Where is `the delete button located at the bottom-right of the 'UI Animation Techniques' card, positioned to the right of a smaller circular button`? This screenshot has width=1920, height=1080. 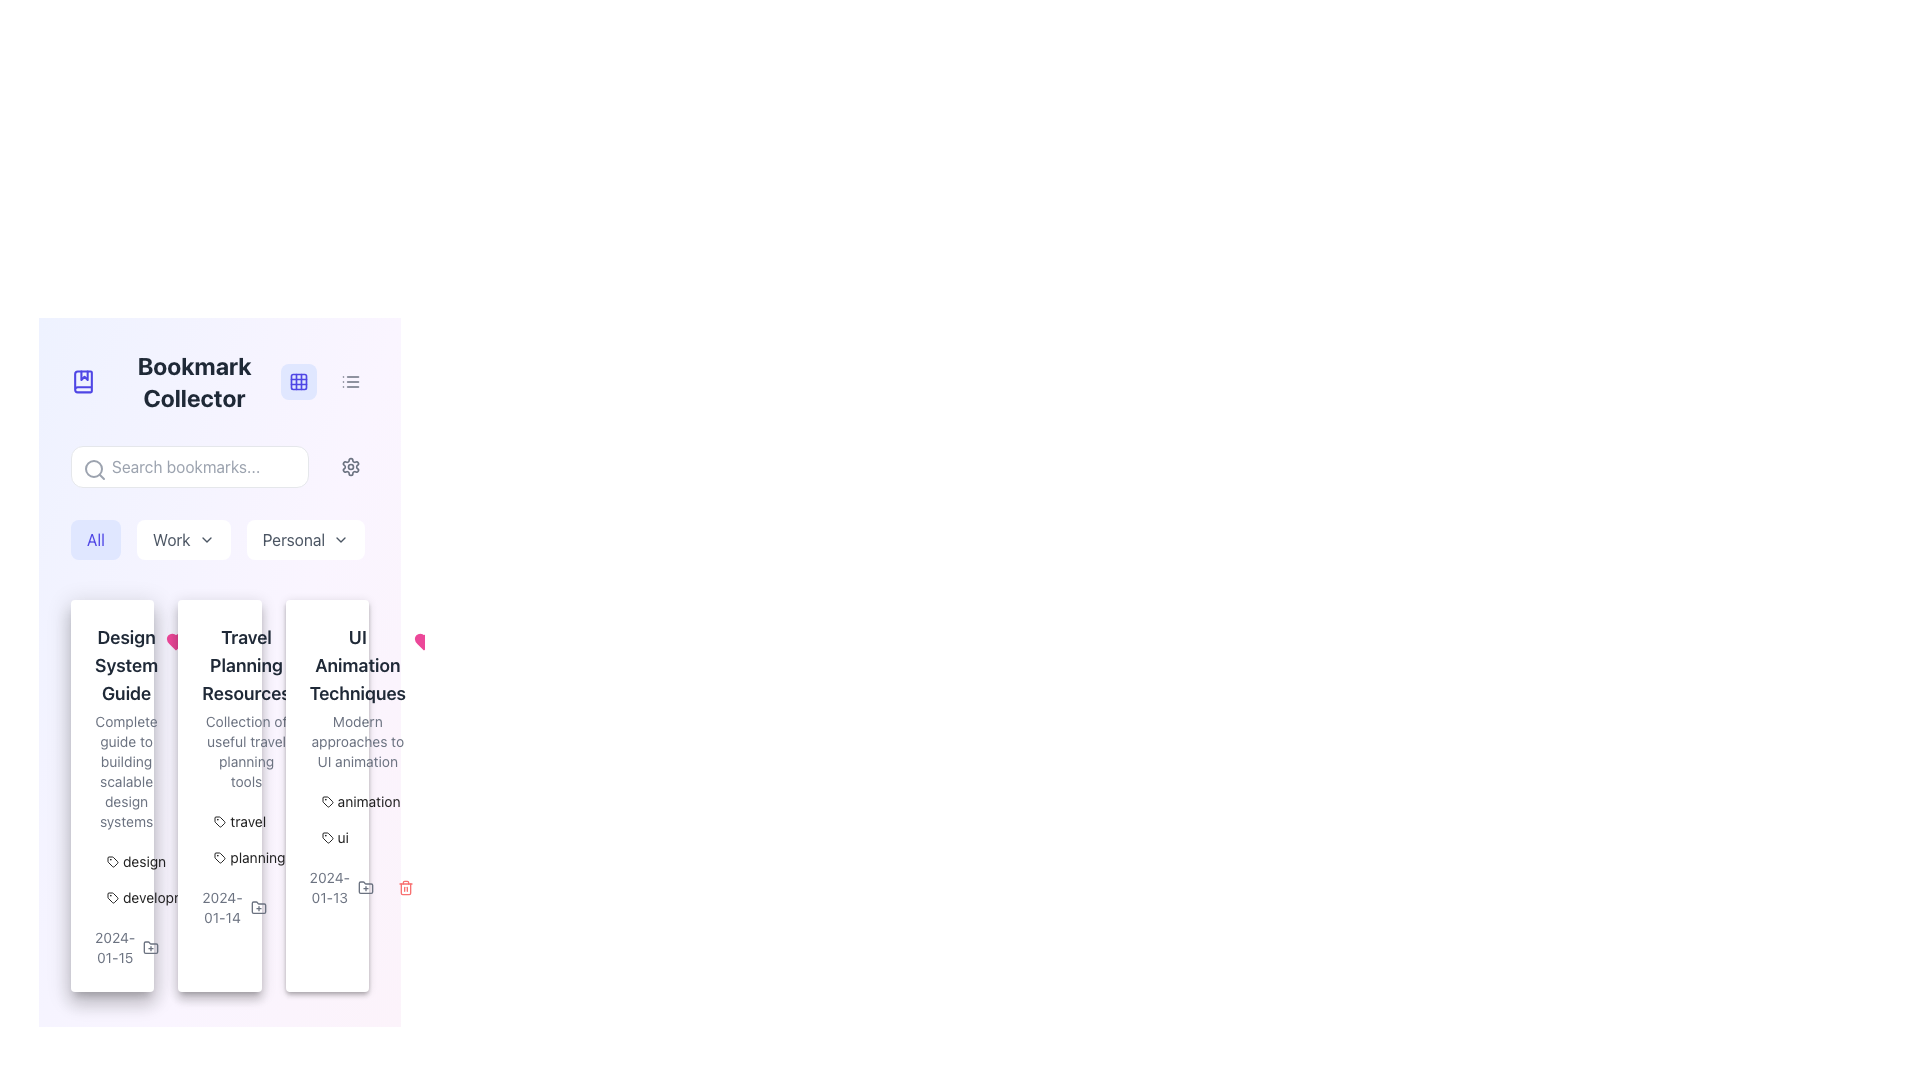 the delete button located at the bottom-right of the 'UI Animation Techniques' card, positioned to the right of a smaller circular button is located at coordinates (297, 907).